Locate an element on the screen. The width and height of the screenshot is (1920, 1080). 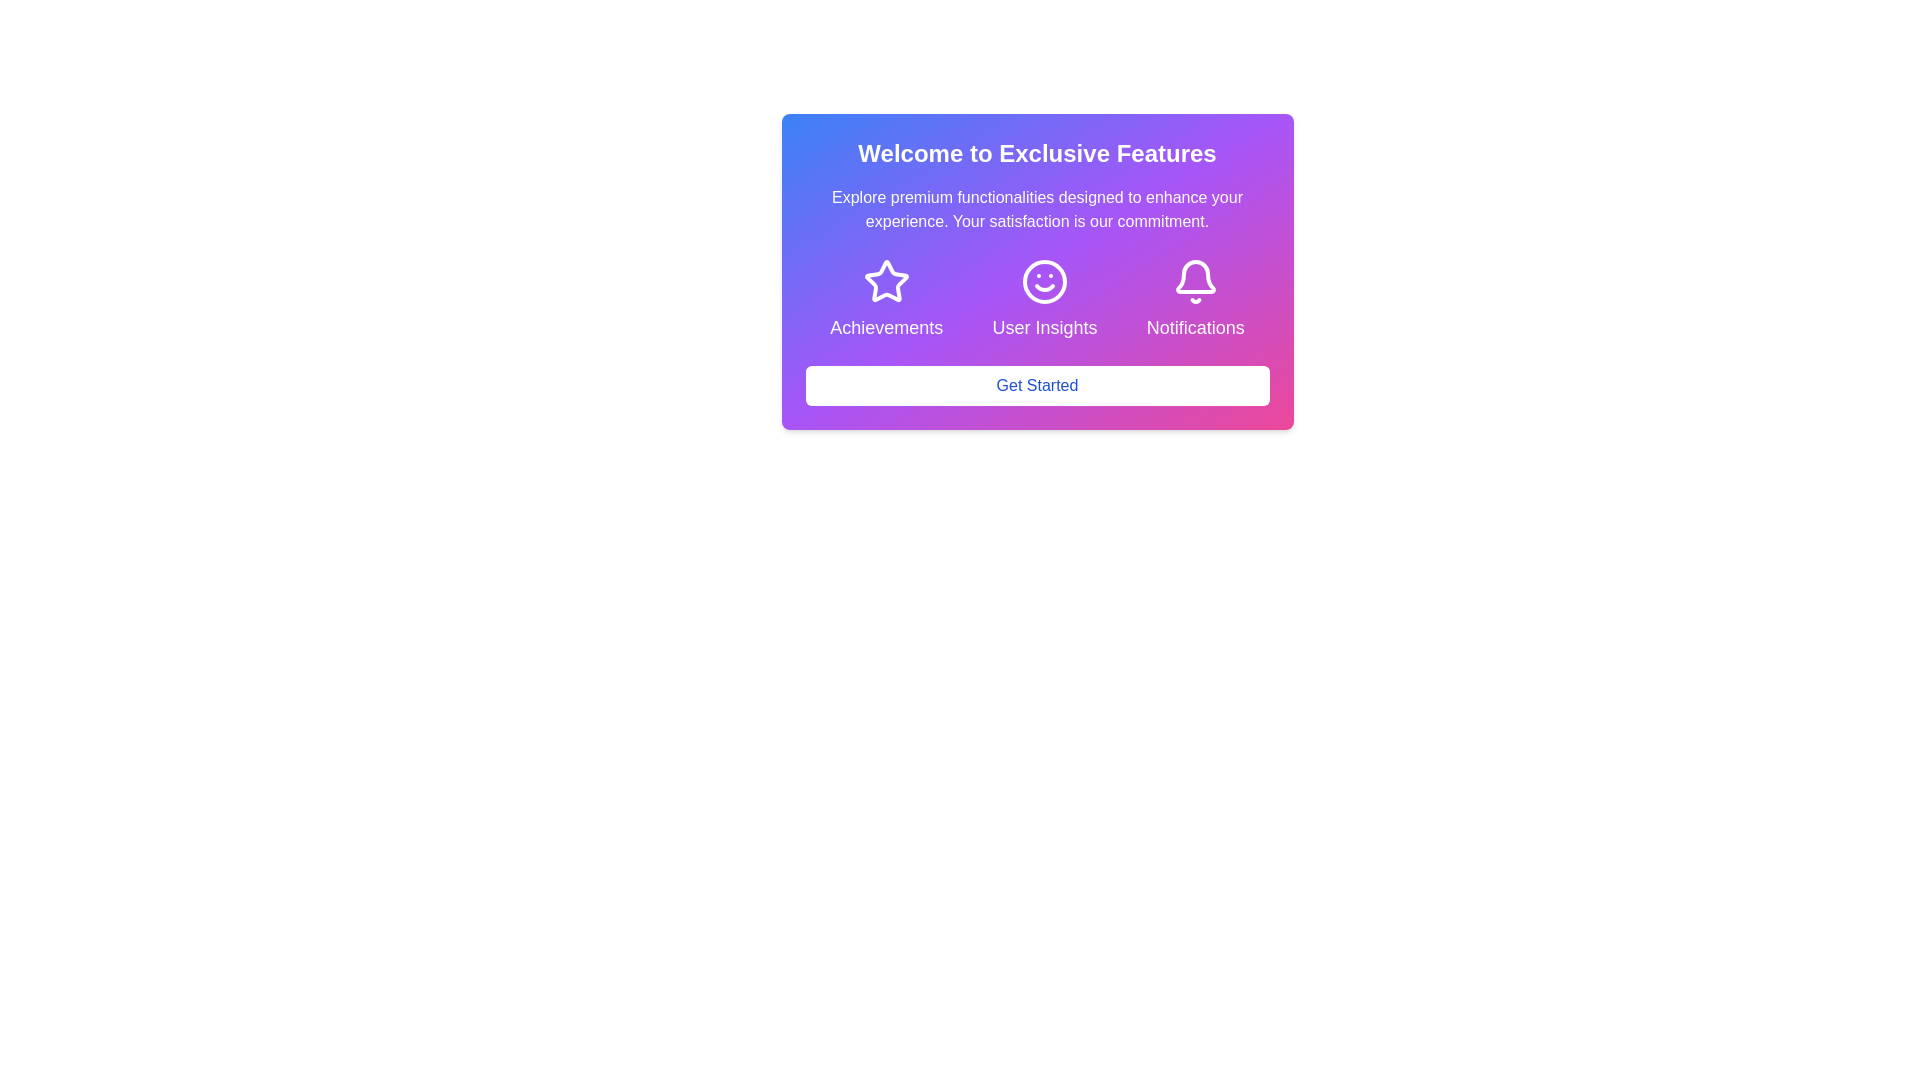
label located under the star icon, which serves as a textual companion for user guidance is located at coordinates (885, 326).